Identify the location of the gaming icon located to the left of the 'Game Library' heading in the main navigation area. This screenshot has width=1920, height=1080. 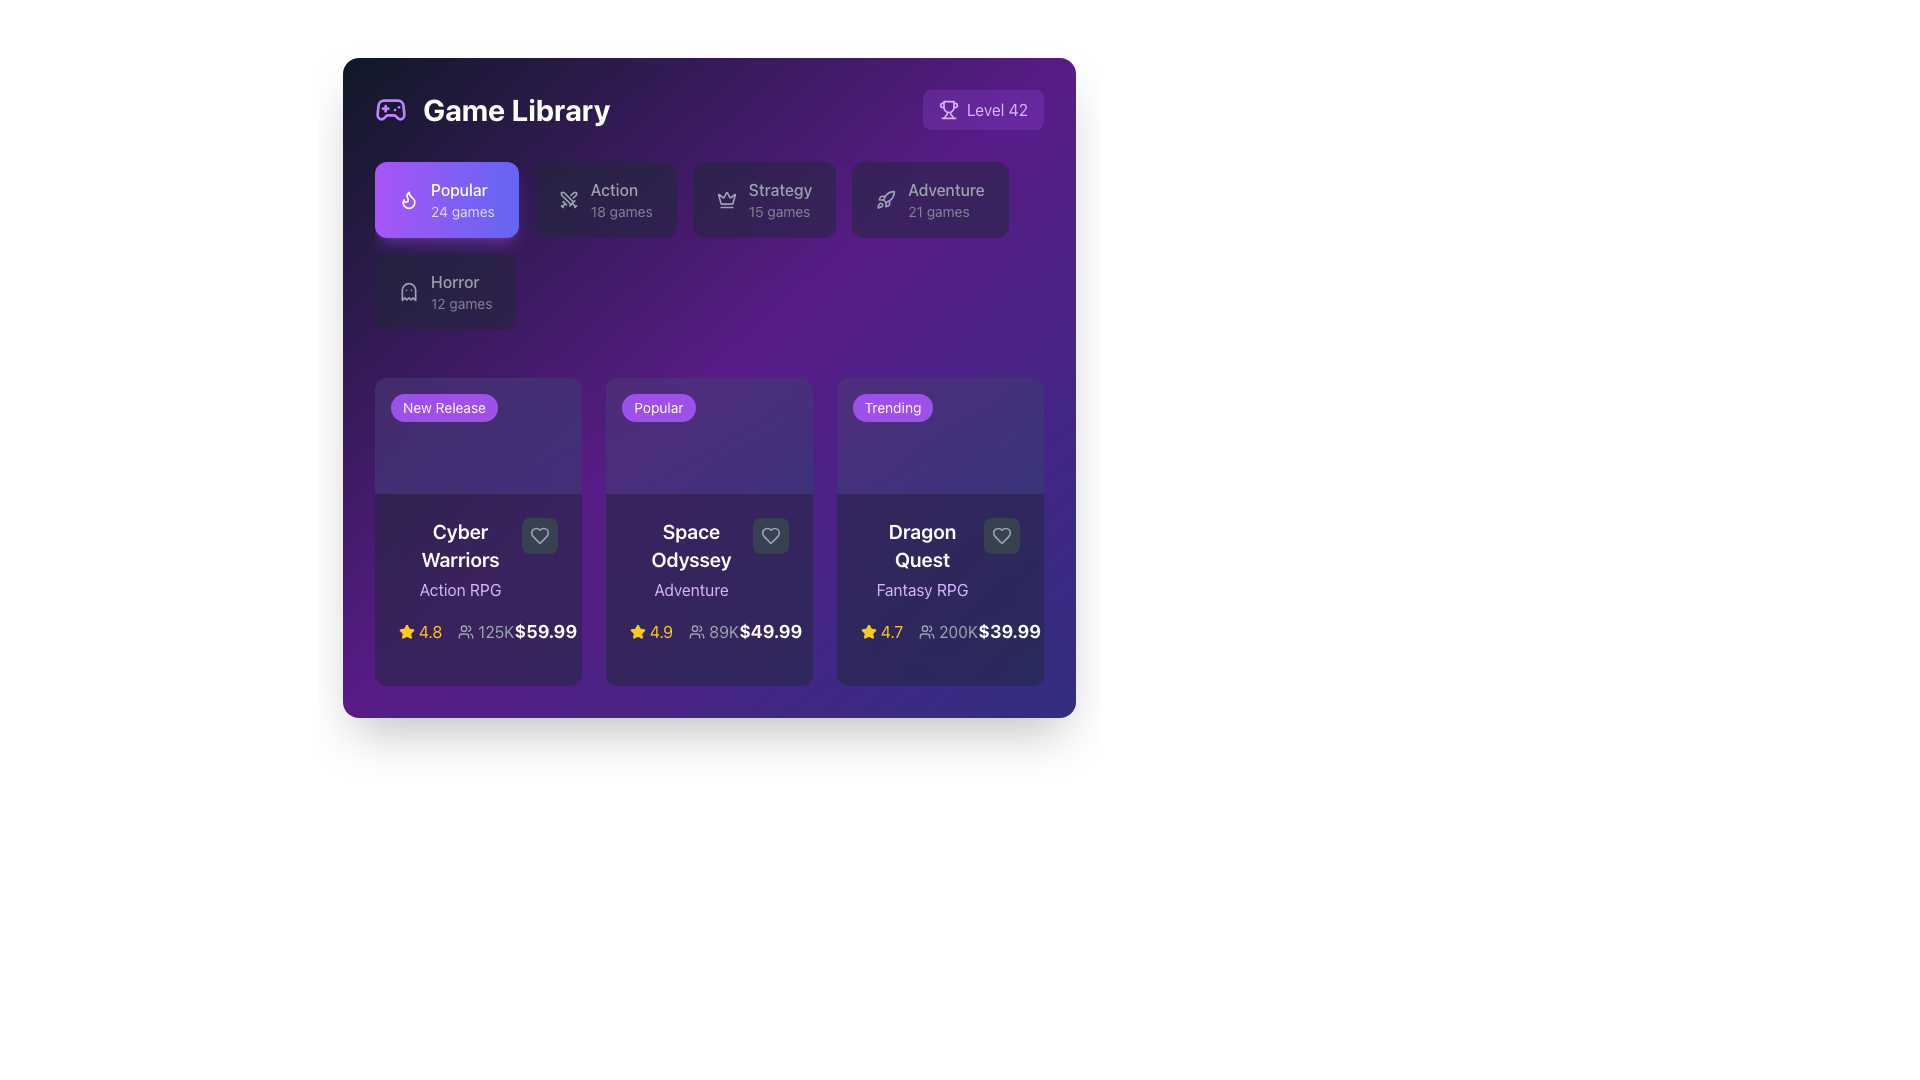
(390, 110).